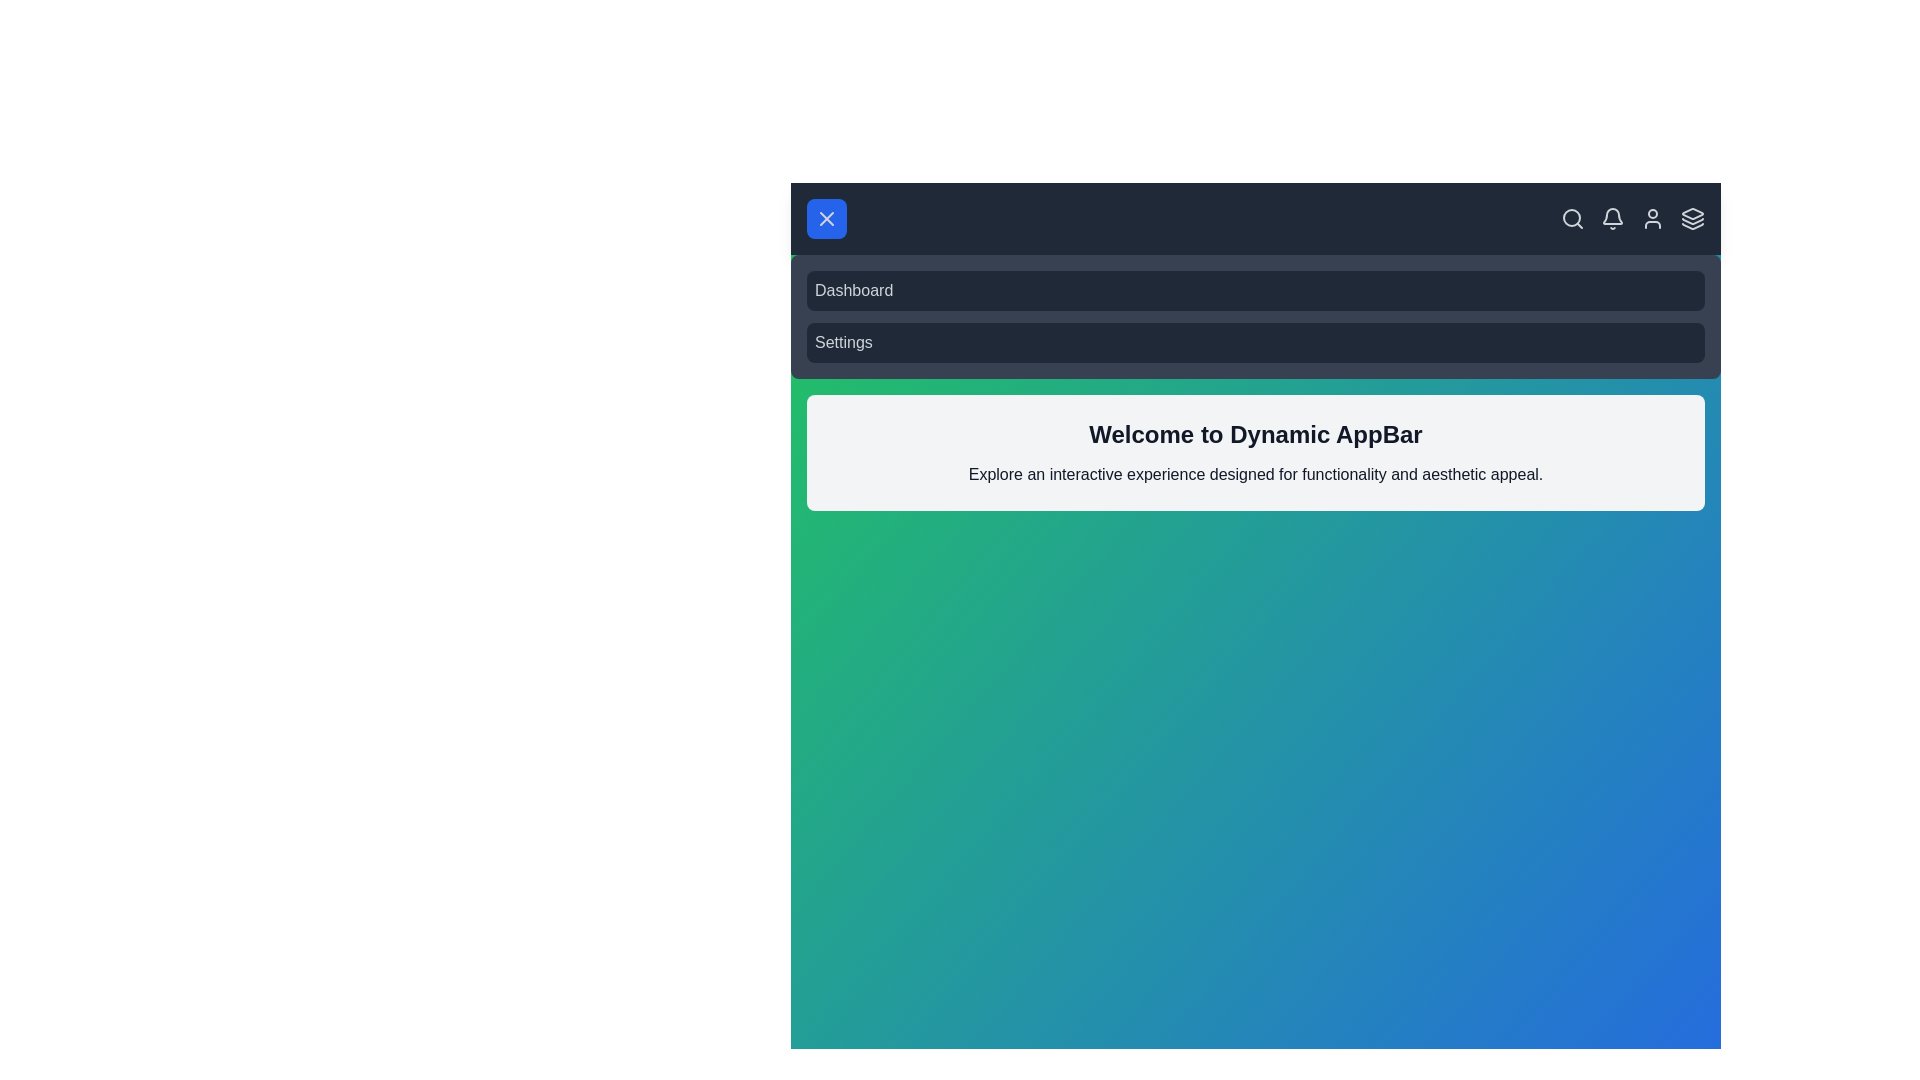  I want to click on the search icon in the app bar, so click(1572, 219).